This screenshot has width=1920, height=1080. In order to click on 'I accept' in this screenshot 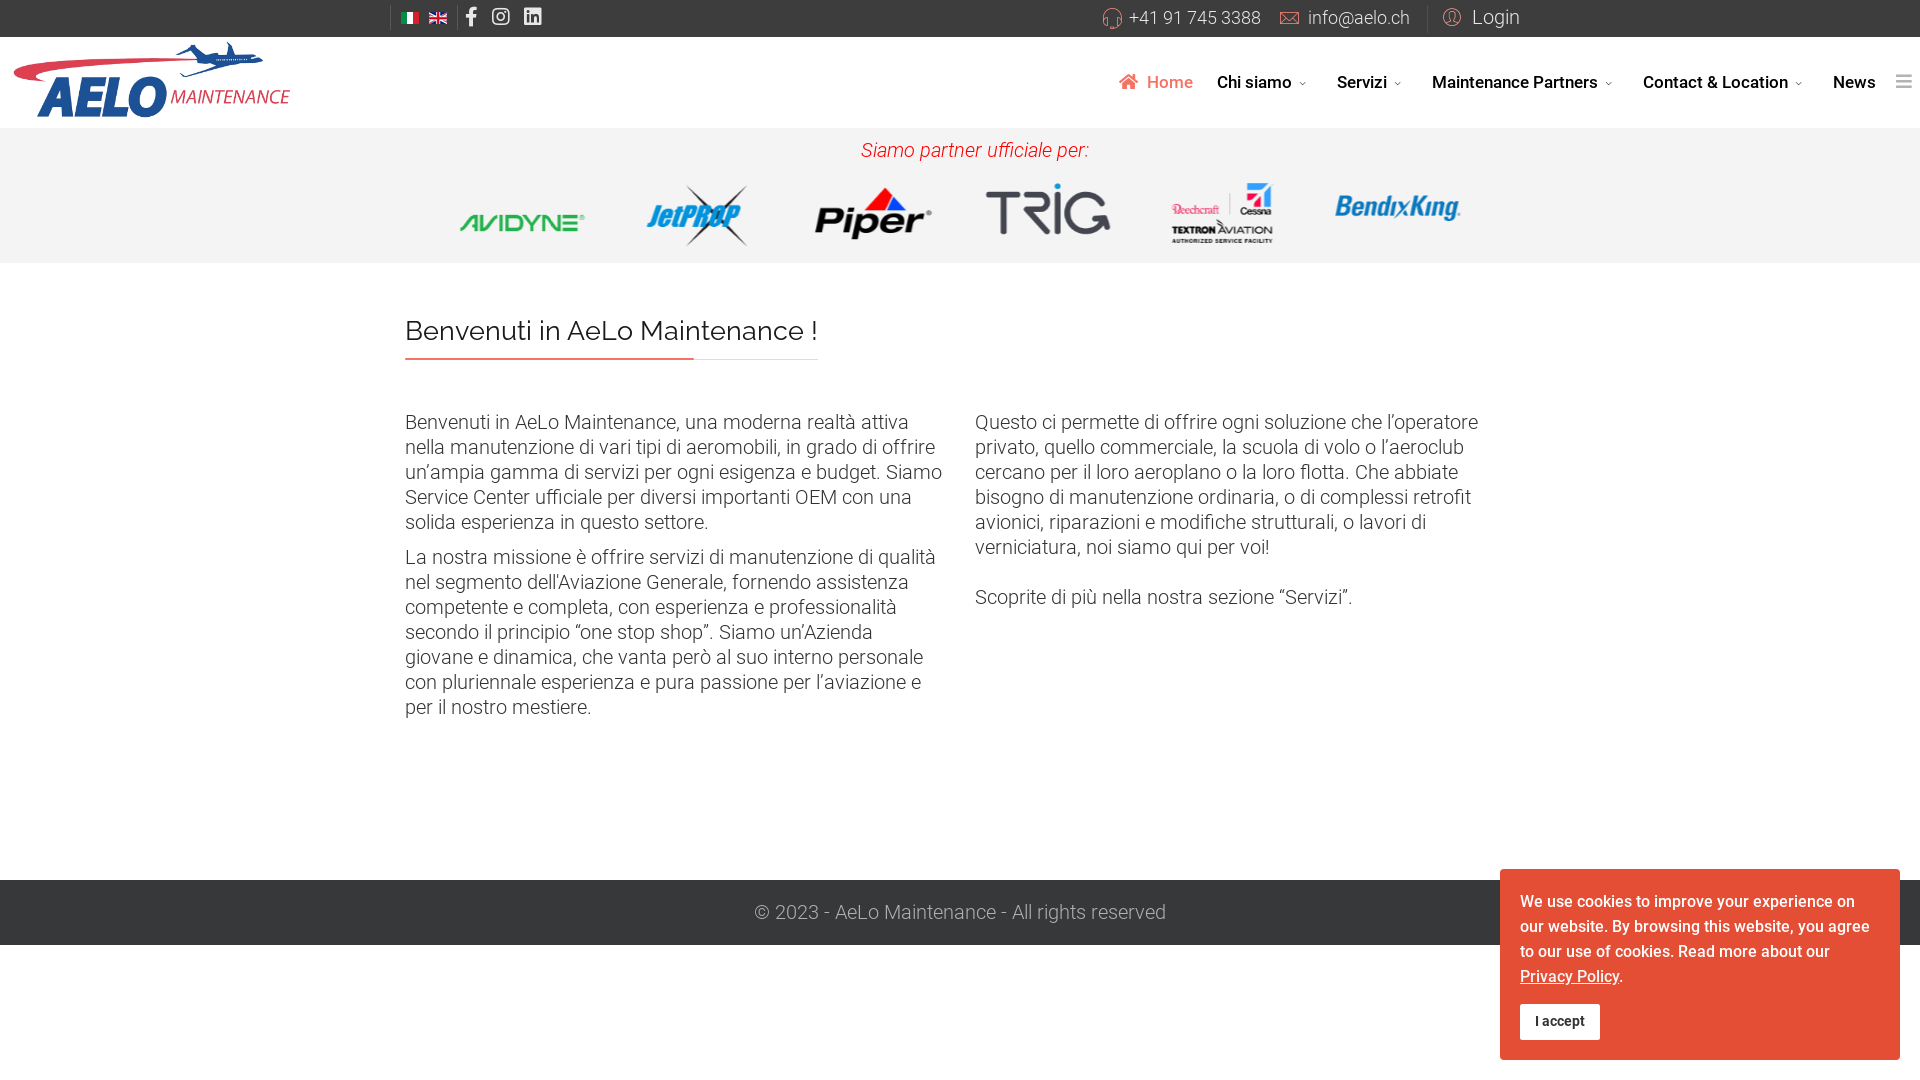, I will do `click(1559, 1022)`.